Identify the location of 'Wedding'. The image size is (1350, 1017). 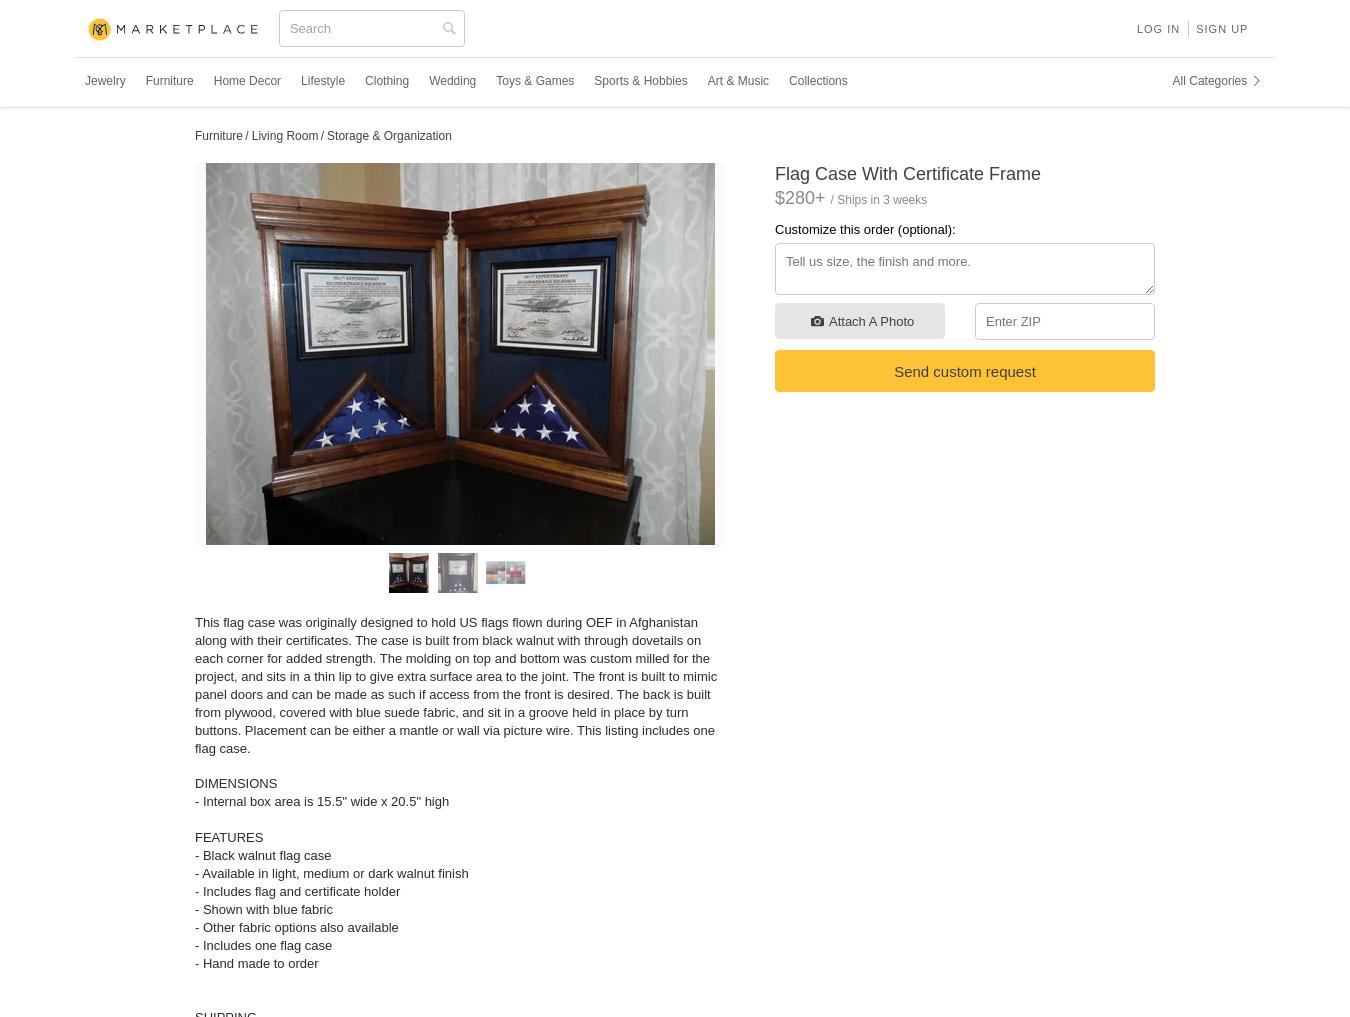
(451, 80).